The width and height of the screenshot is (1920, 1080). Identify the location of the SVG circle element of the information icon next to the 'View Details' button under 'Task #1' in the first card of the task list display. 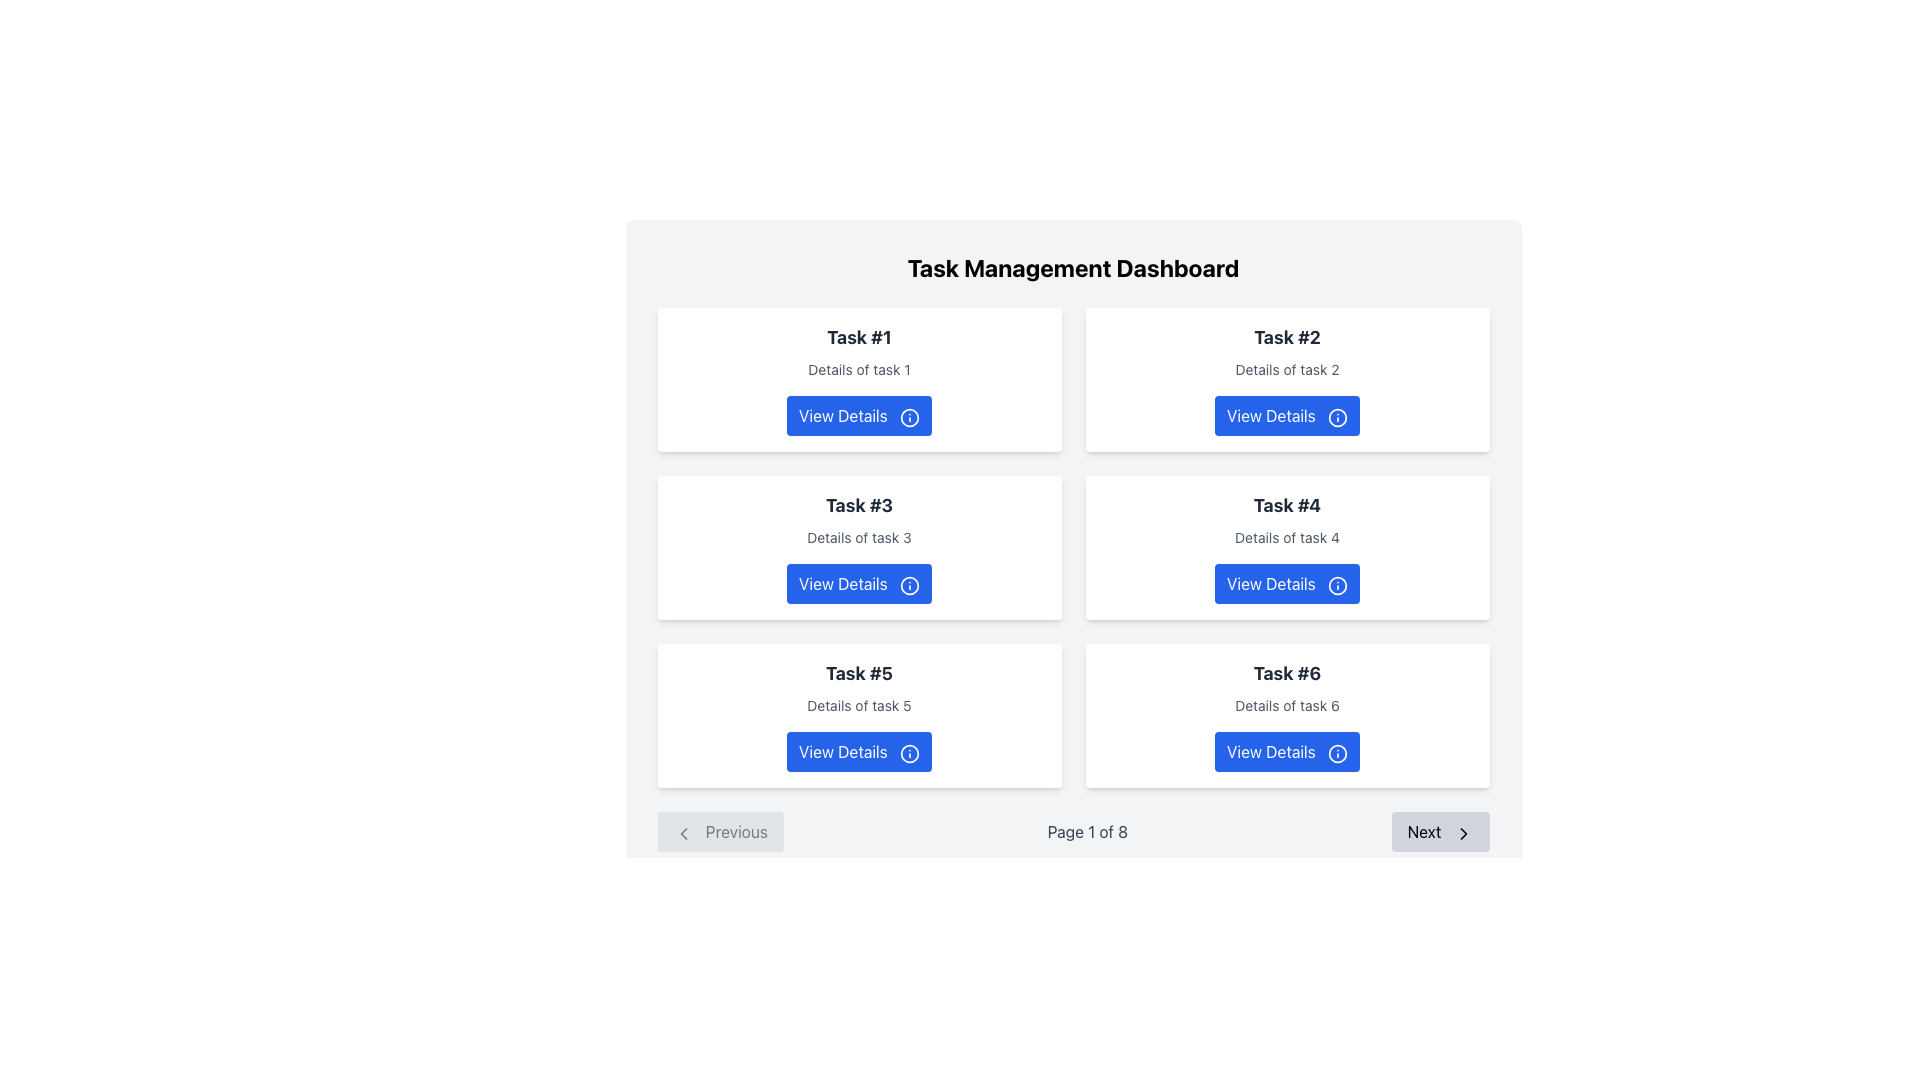
(908, 416).